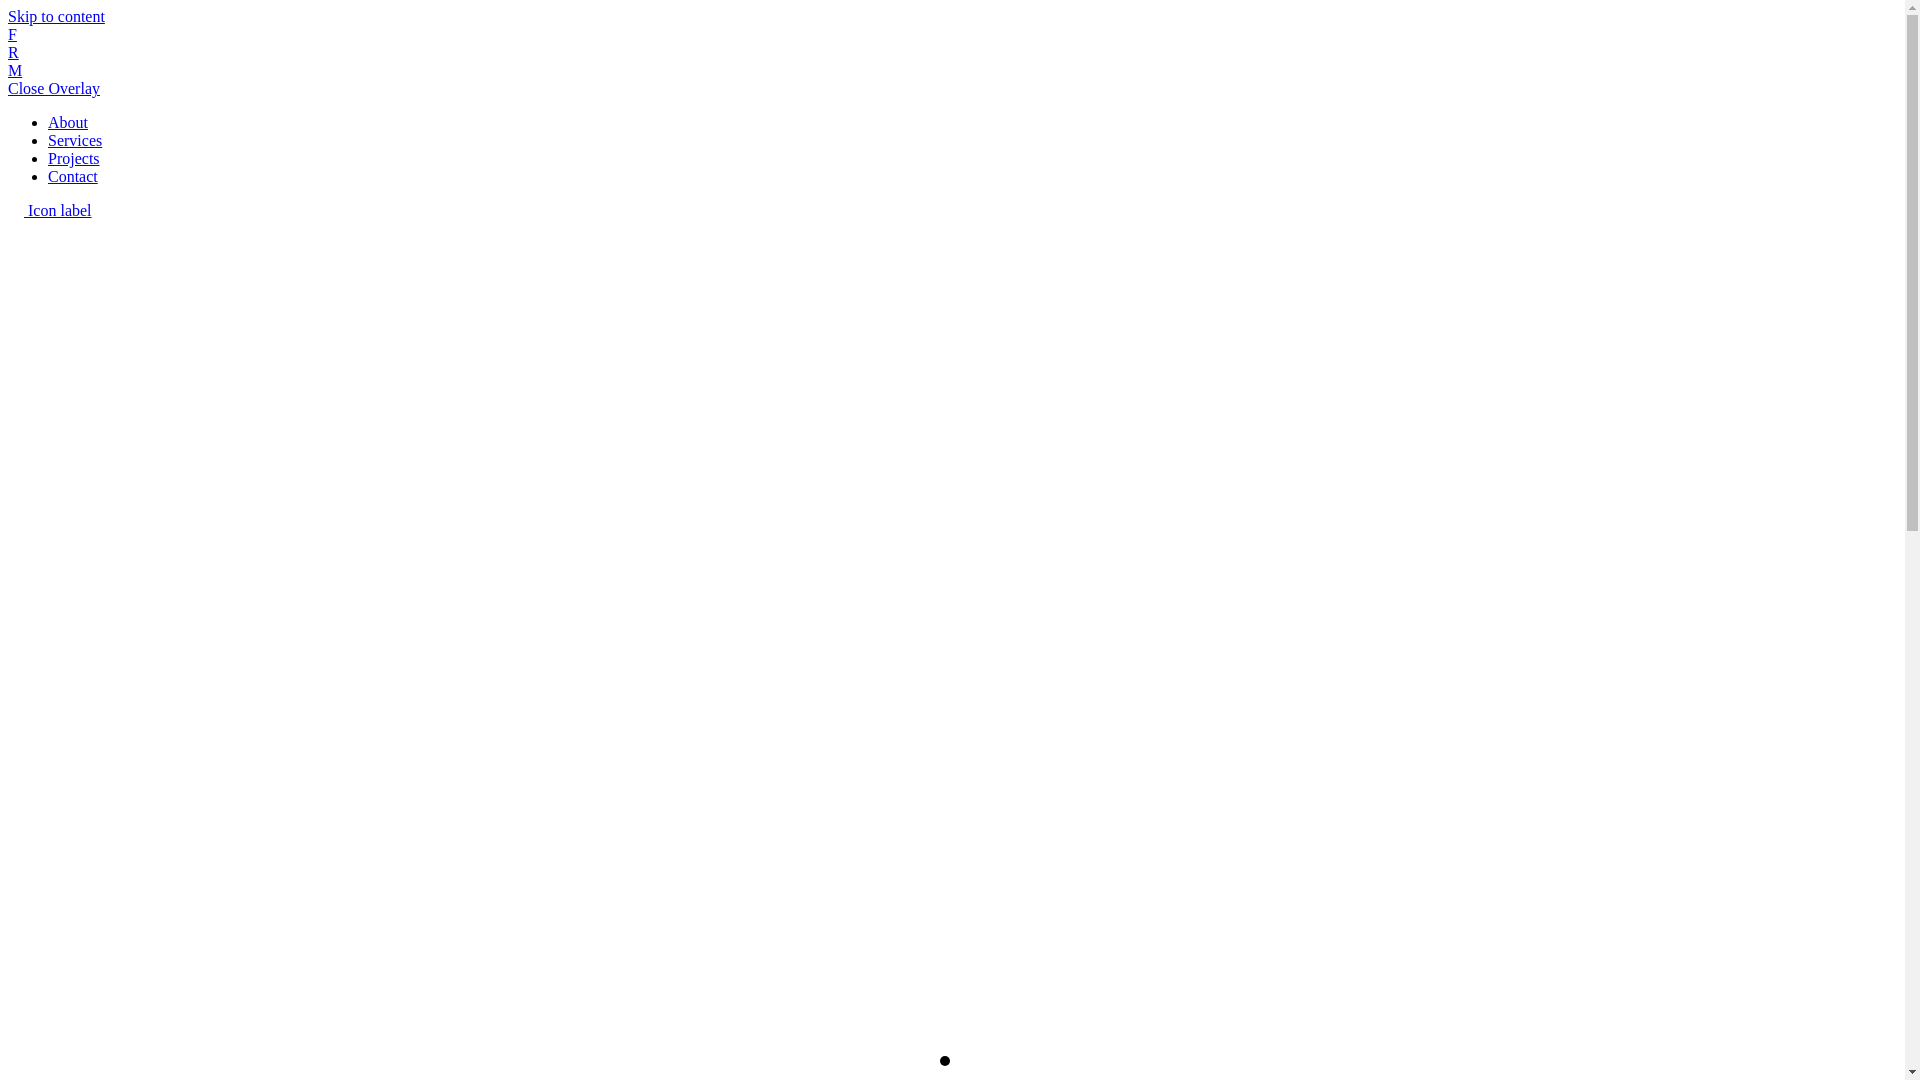  What do you see at coordinates (72, 175) in the screenshot?
I see `'Contact'` at bounding box center [72, 175].